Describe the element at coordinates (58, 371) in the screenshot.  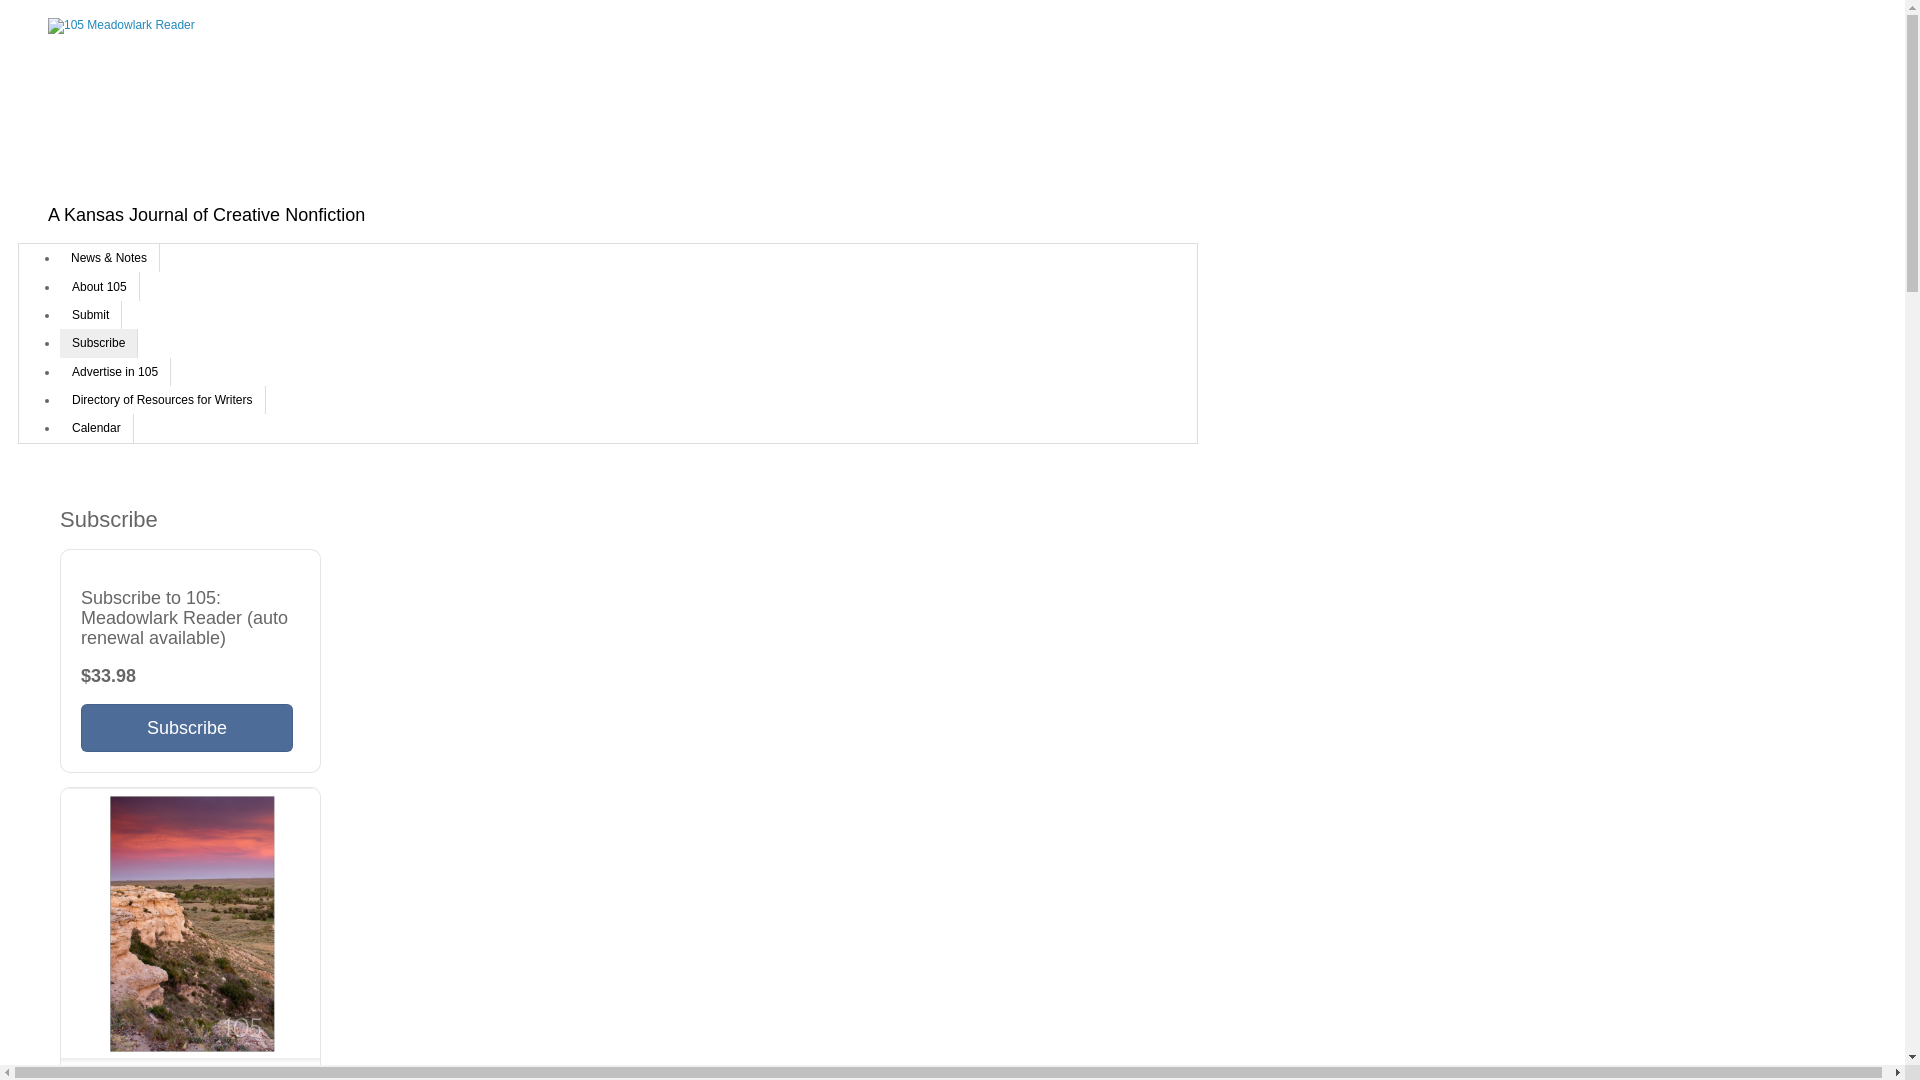
I see `'Advertise in 105'` at that location.